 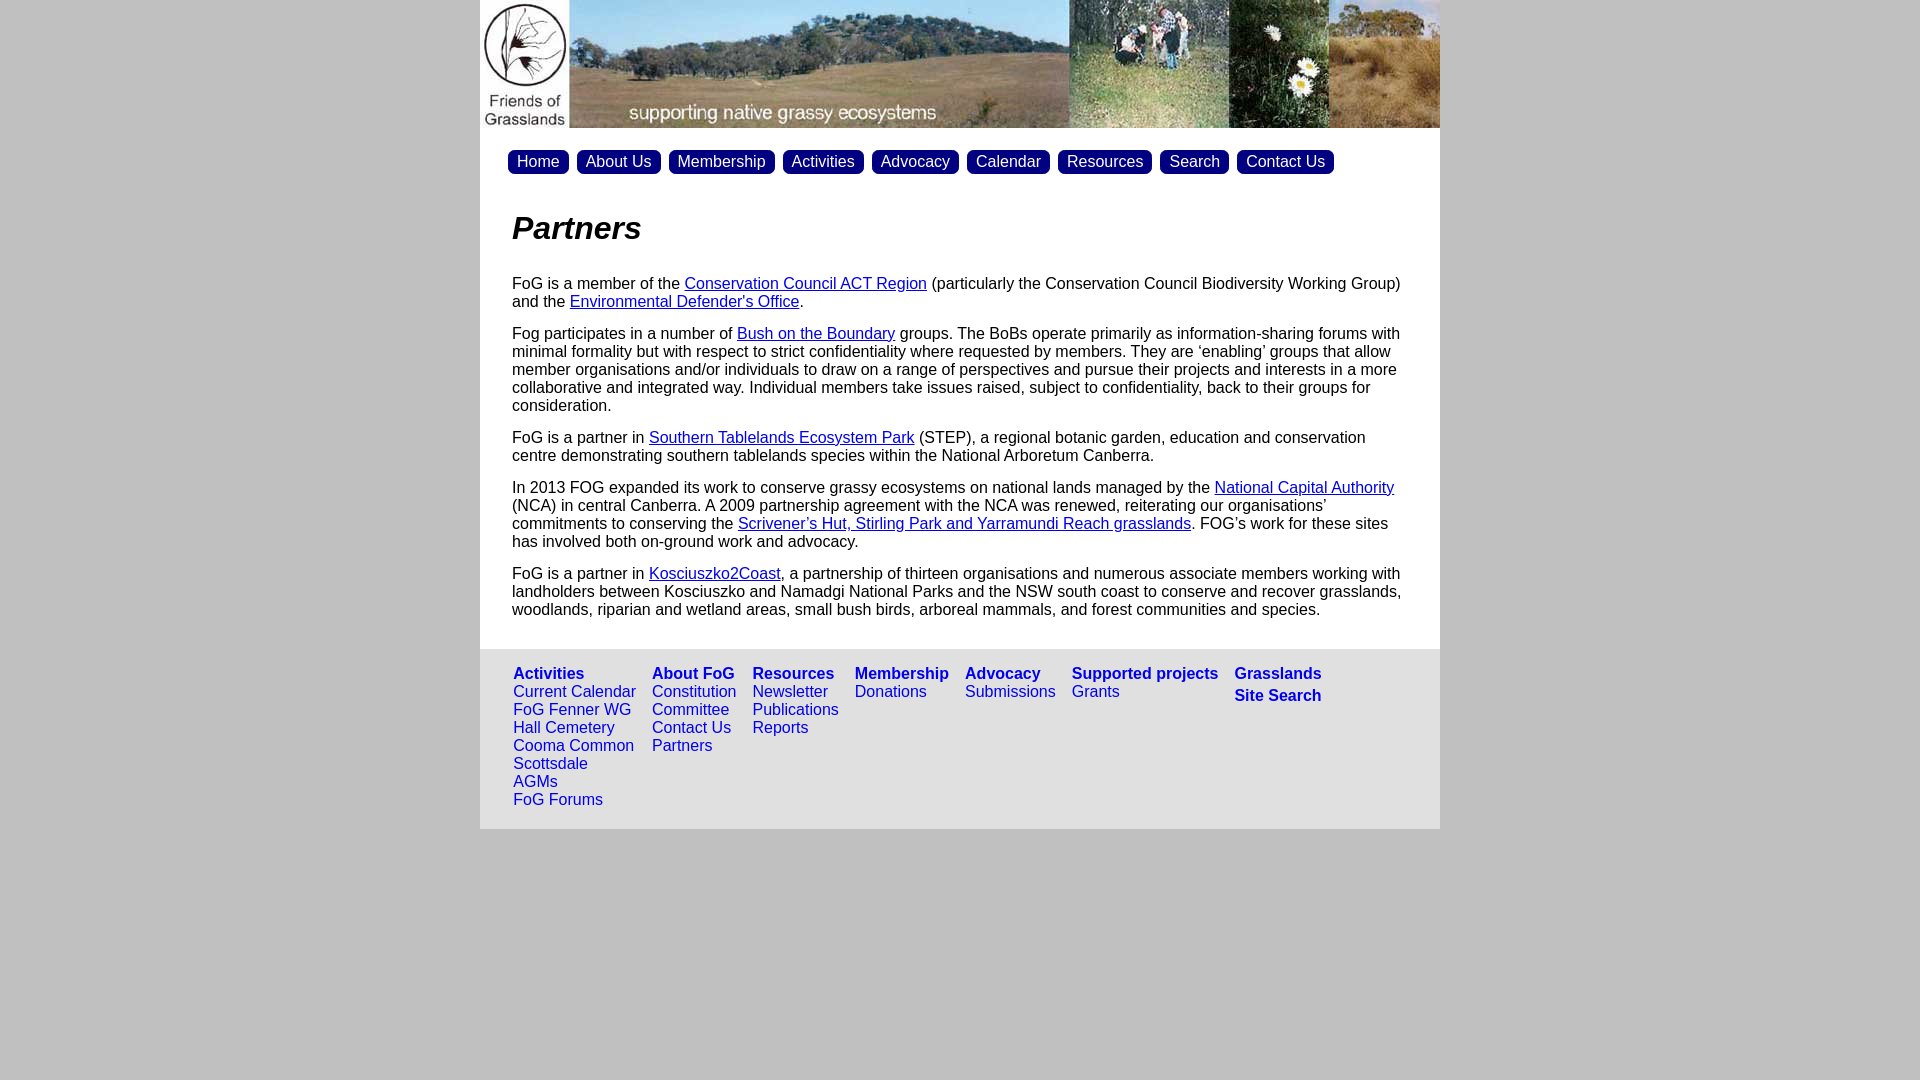 I want to click on 'National Capital Authority', so click(x=1213, y=487).